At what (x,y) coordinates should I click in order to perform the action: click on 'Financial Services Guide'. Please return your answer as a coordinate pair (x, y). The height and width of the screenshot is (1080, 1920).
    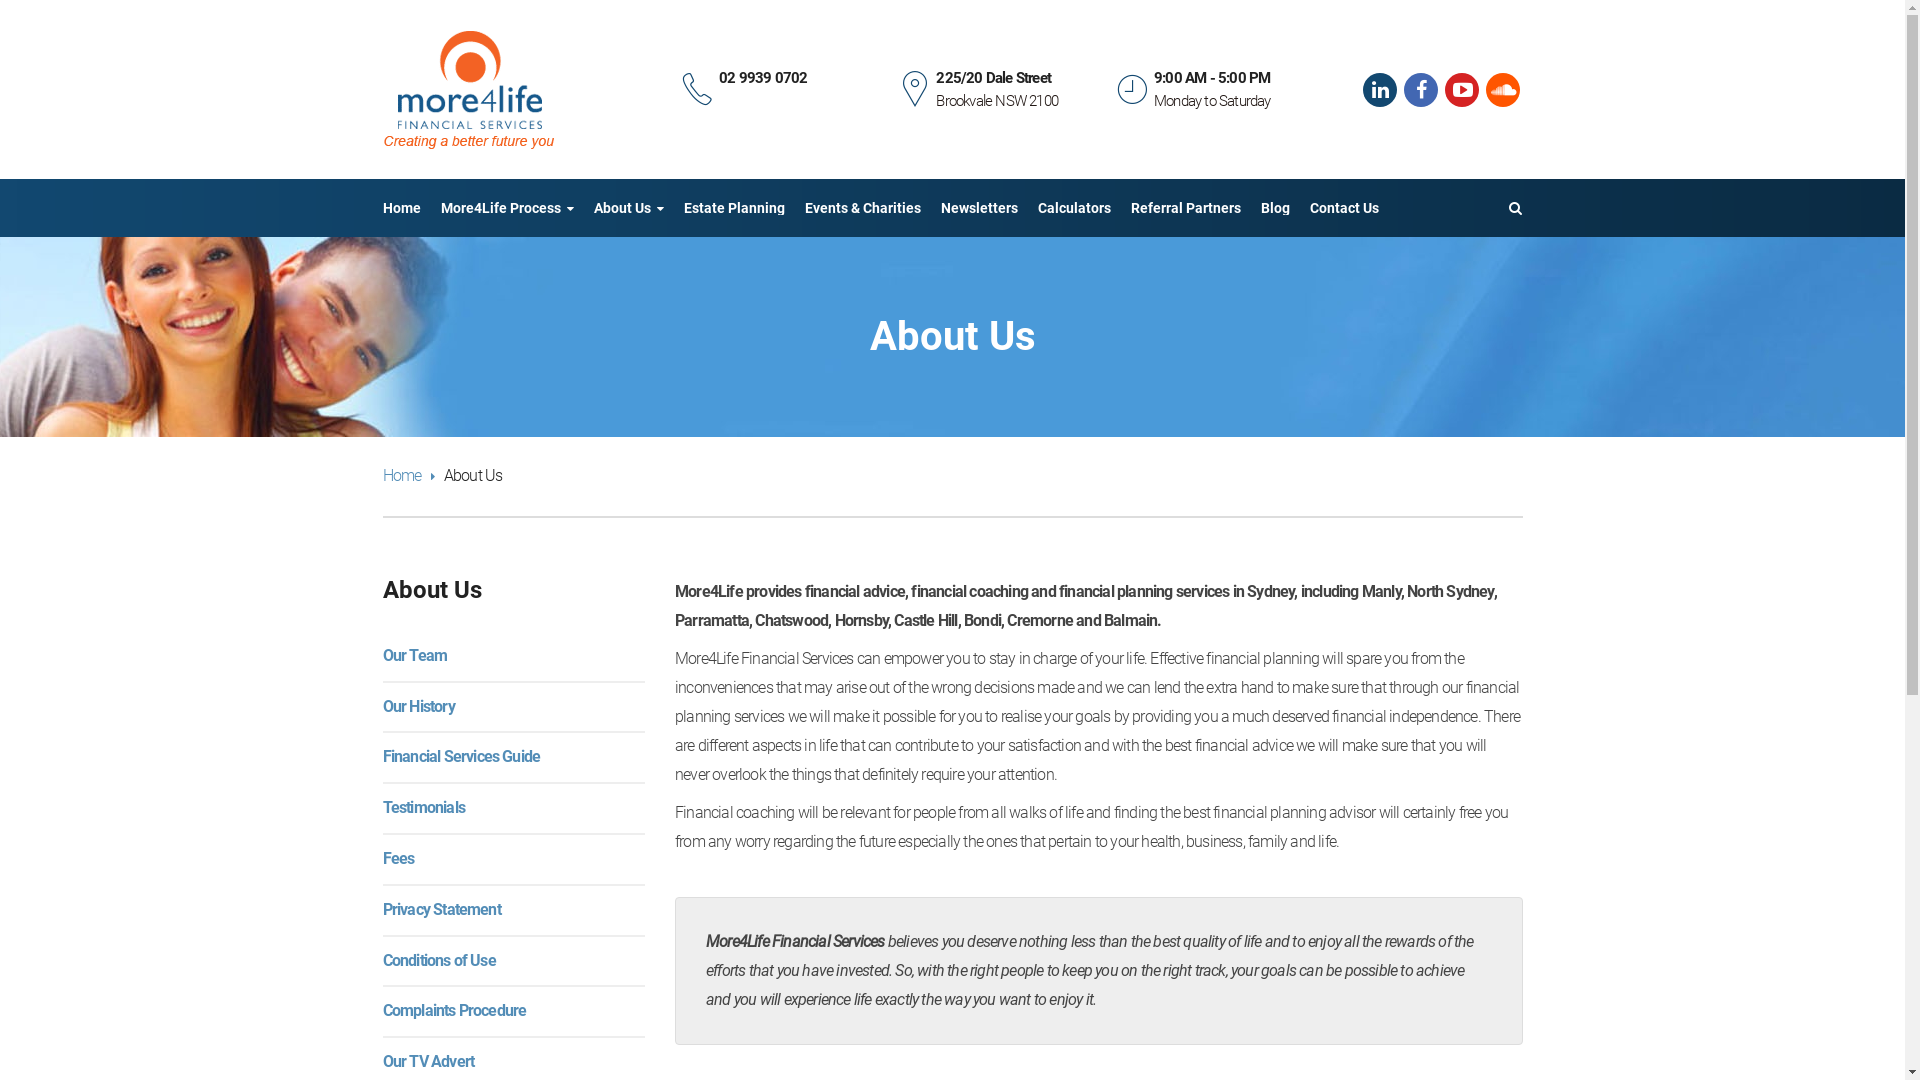
    Looking at the image, I should click on (382, 756).